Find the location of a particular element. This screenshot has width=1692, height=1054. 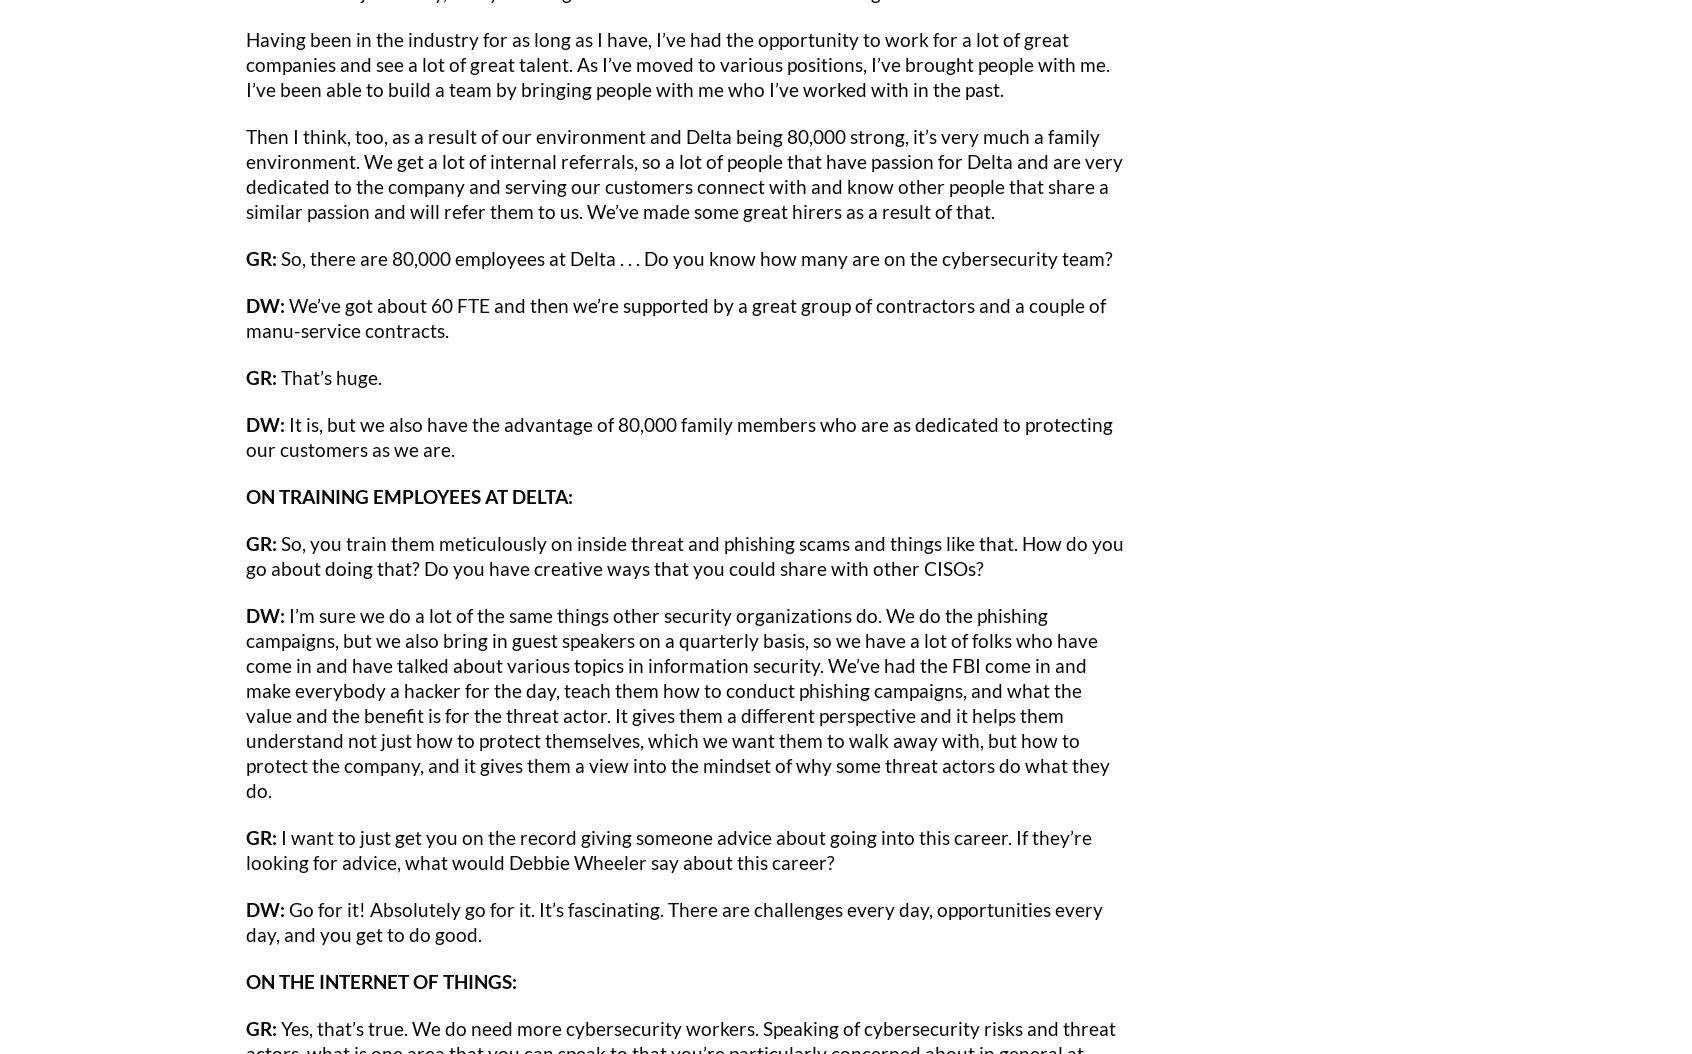

'So, you train them meticulously on inside threat and phishing scams and things like that. How do you go about doing that? Do you have creative ways that you could share with other CISOs?' is located at coordinates (684, 555).